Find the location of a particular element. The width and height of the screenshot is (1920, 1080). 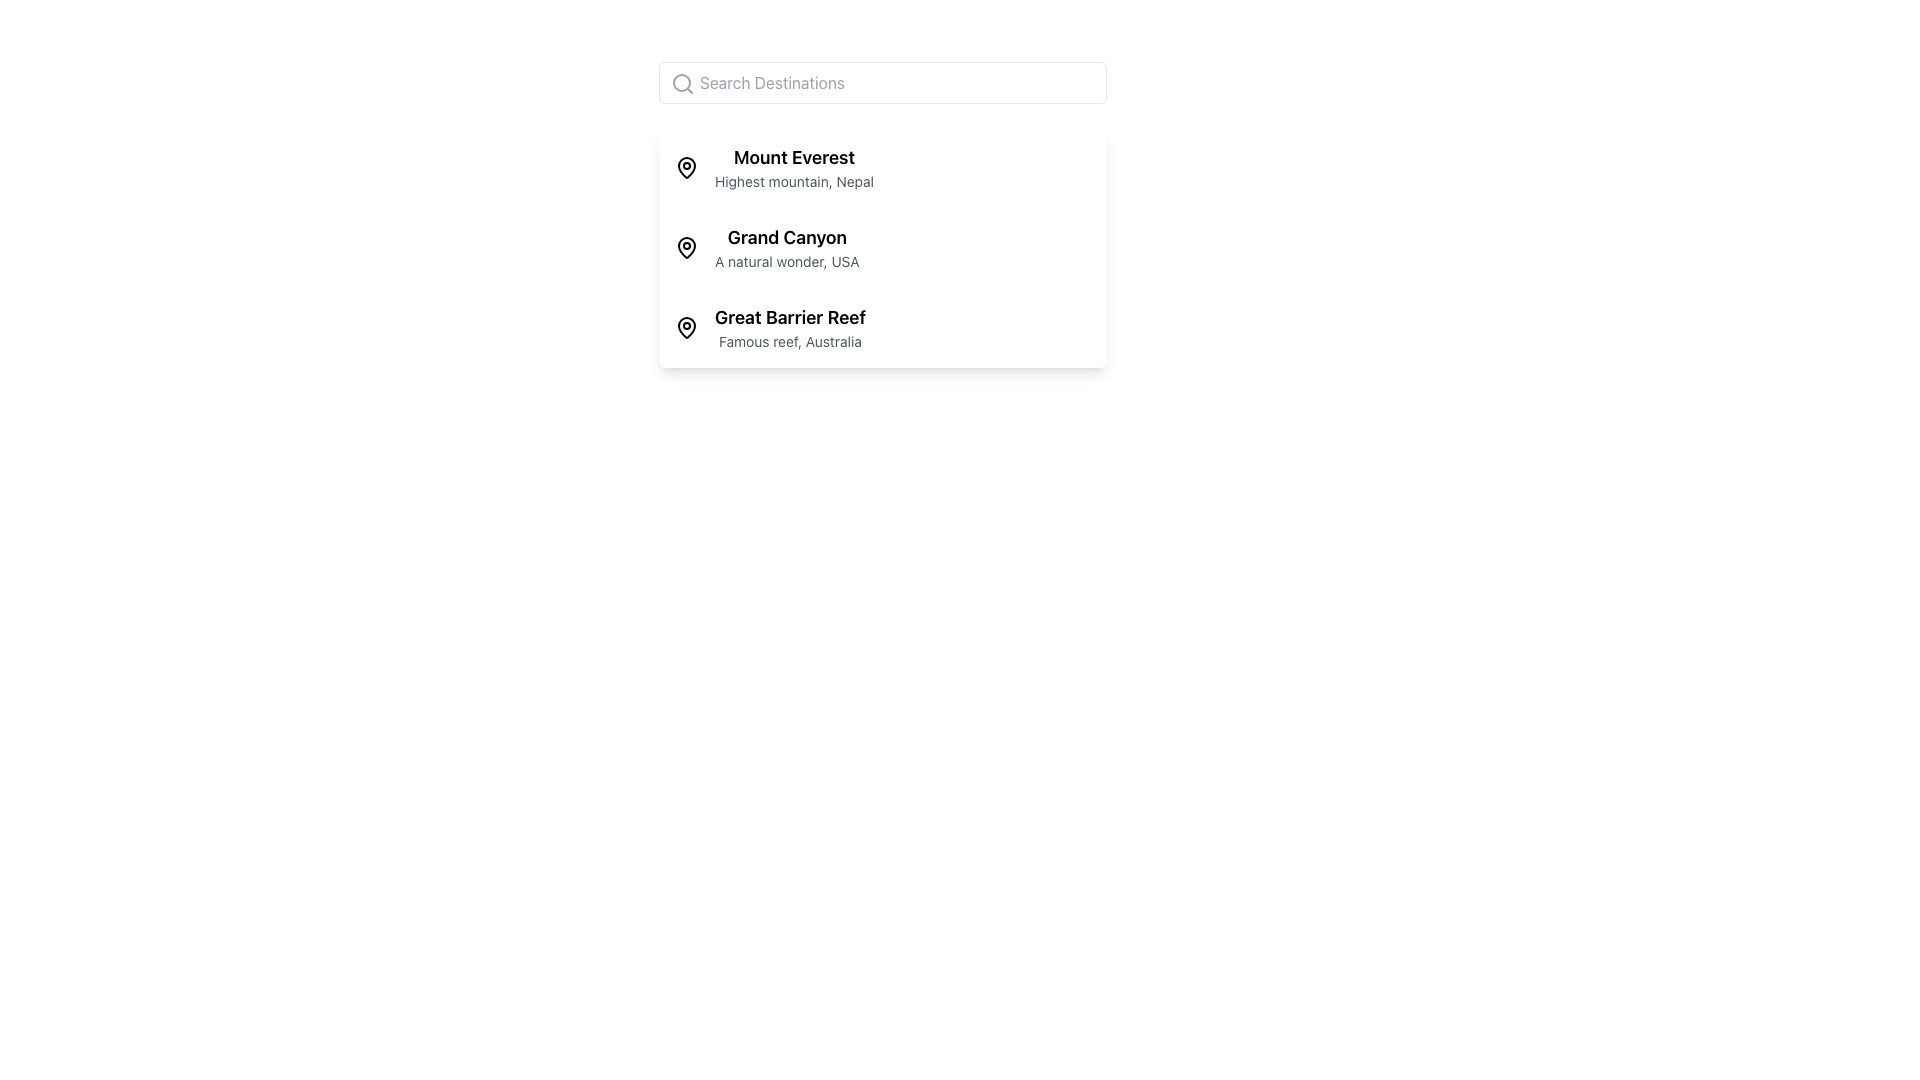

the 'Grand Canyon' text description element, which features a bold title and a subtitle, located as the second item in a vertical list of destinations is located at coordinates (786, 246).